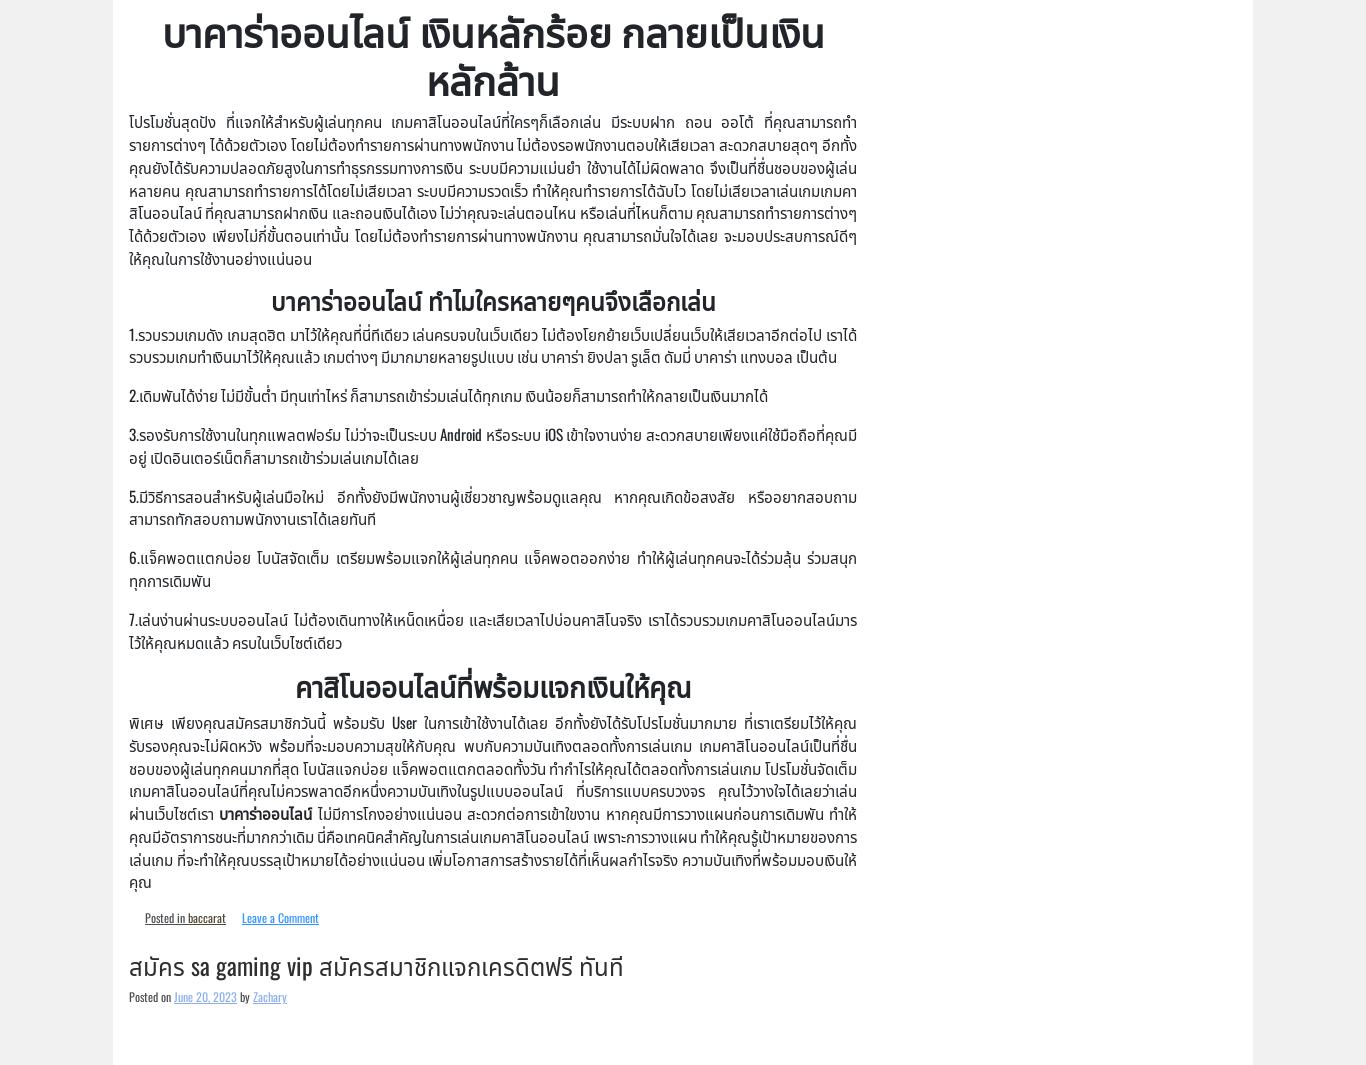 The image size is (1366, 1065). What do you see at coordinates (447, 394) in the screenshot?
I see `'2.เดิมพันได้ง่าย ไม่มีขั้นต่ำ มีทุนเท่าไหร่ ก็สามารถเข้าร่วมเล่นได้ทุกเกม เงินน้อยก็สามารถทำให้กลายเป็นเงินมากได้'` at bounding box center [447, 394].